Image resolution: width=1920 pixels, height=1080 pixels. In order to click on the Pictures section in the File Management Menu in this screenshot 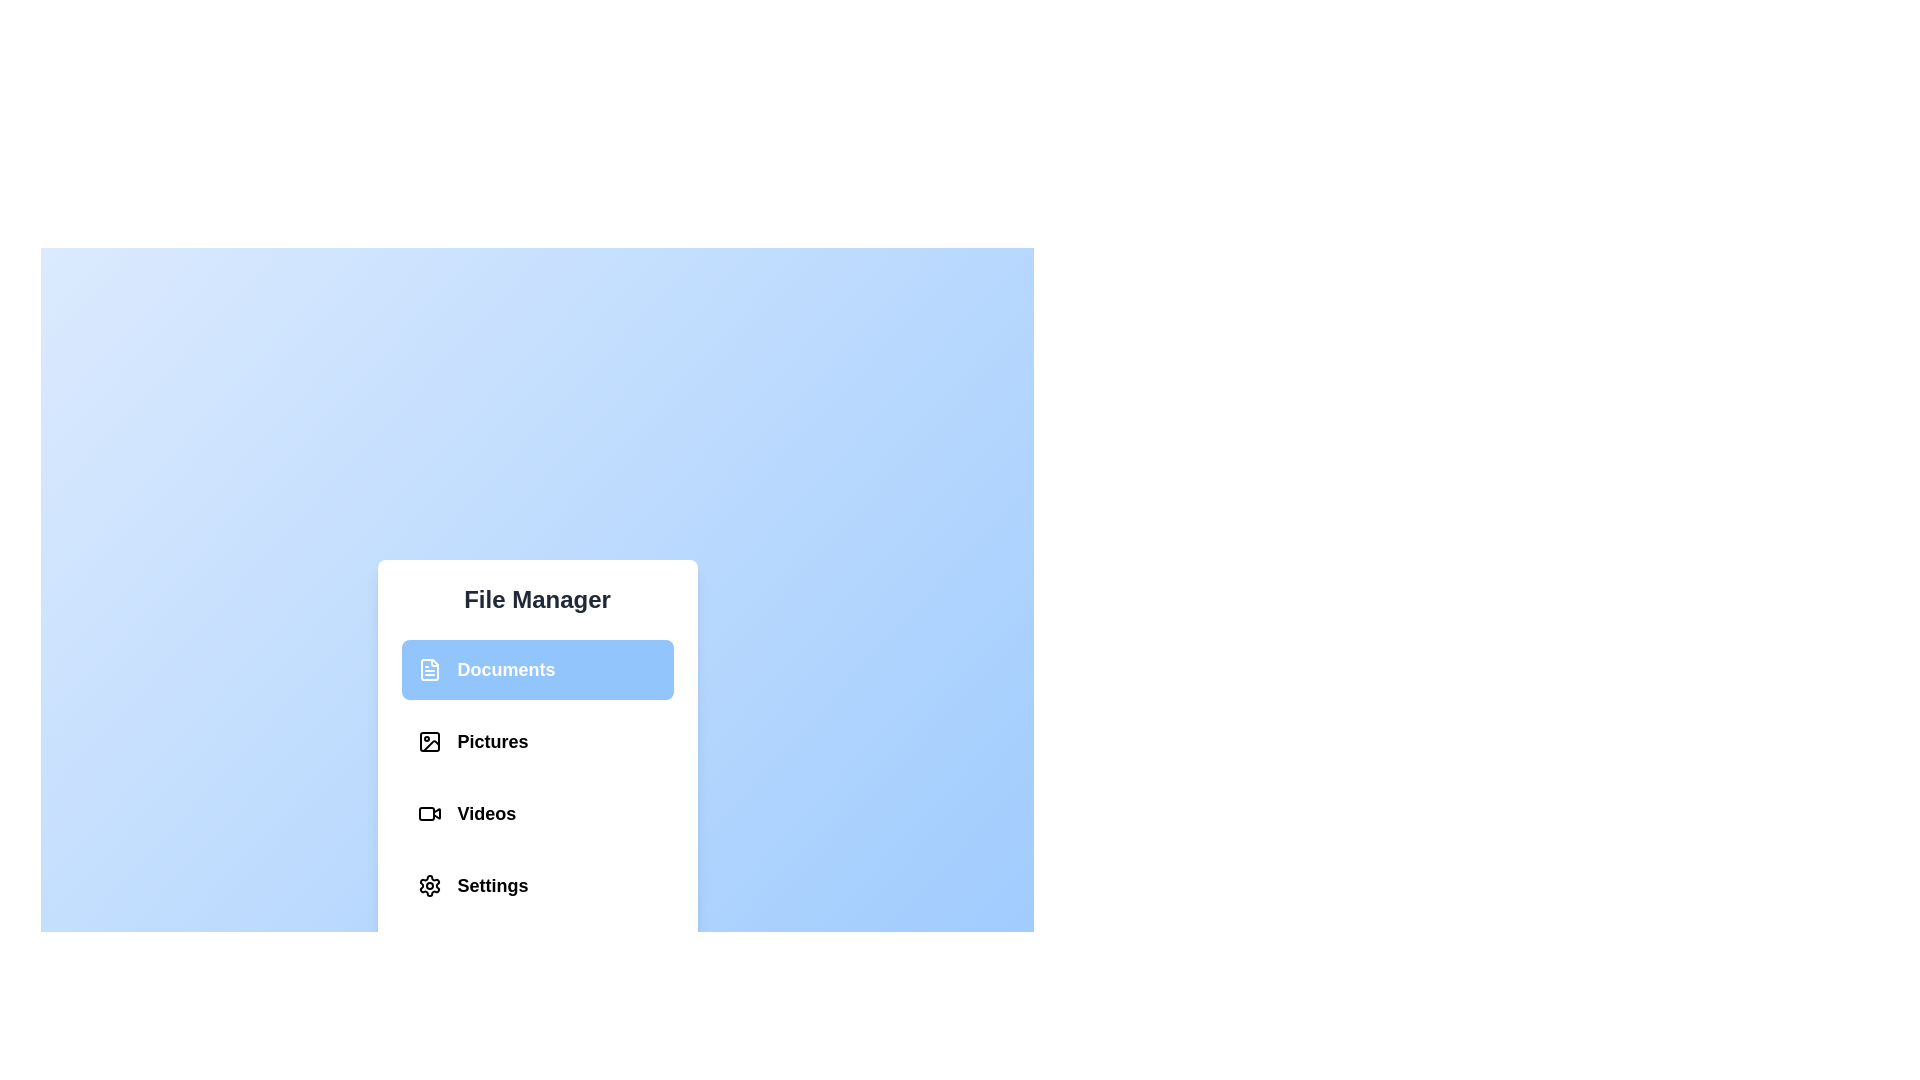, I will do `click(428, 741)`.